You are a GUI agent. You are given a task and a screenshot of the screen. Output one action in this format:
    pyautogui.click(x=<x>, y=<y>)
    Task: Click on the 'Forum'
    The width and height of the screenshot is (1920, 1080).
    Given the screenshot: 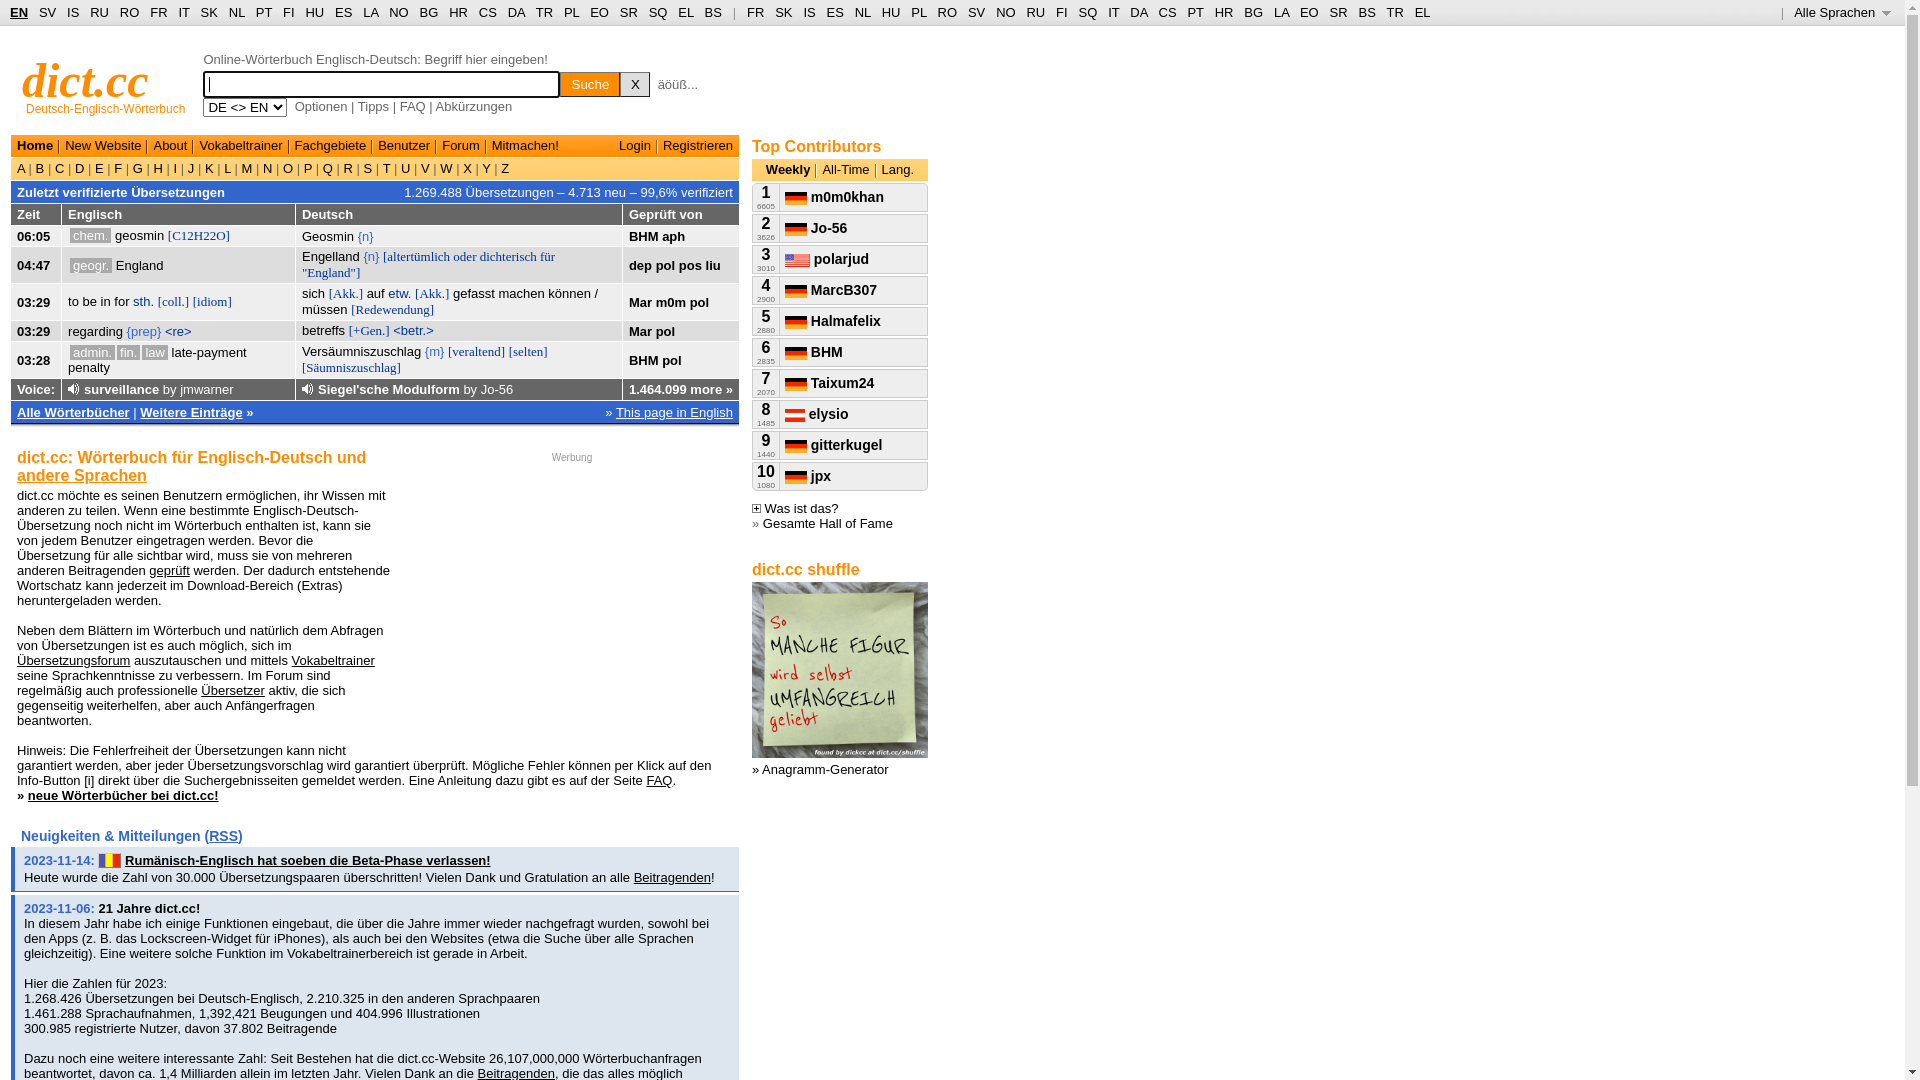 What is the action you would take?
    pyautogui.click(x=440, y=144)
    